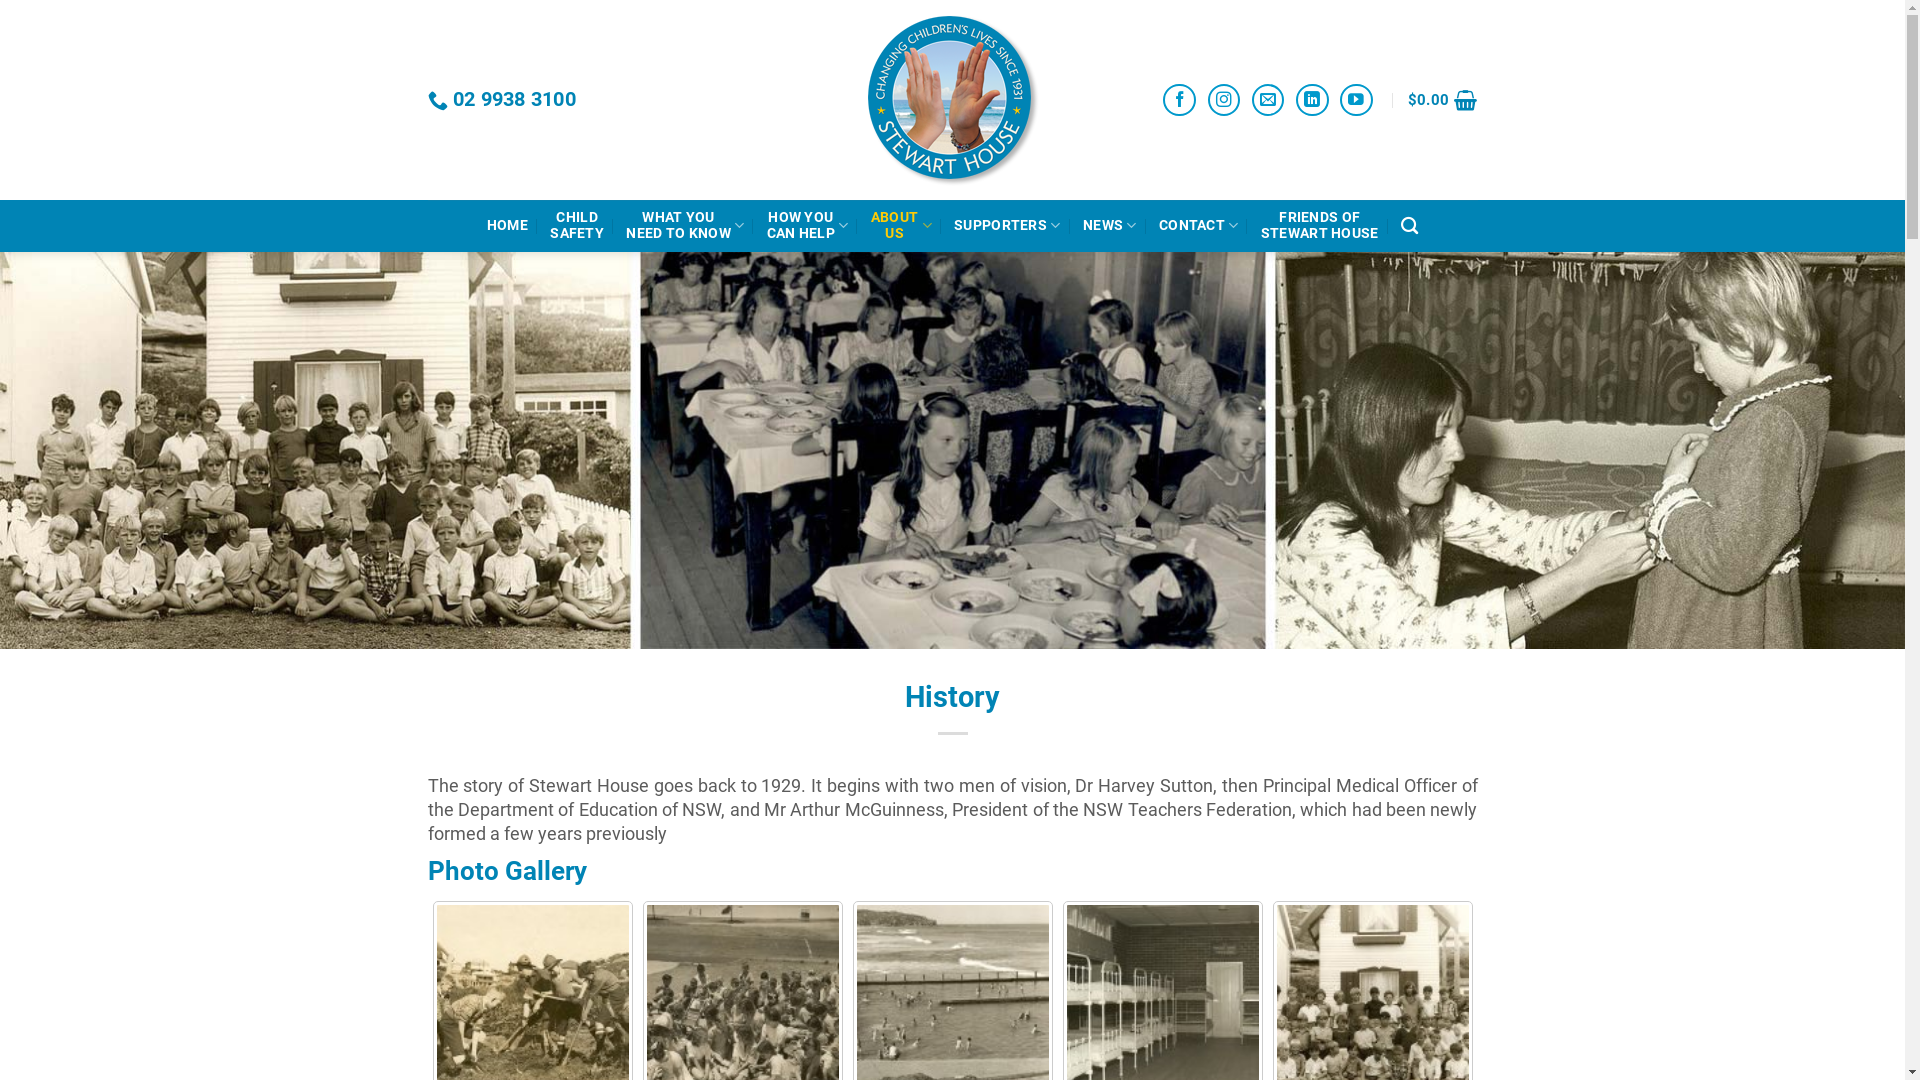 This screenshot has width=1920, height=1080. What do you see at coordinates (502, 100) in the screenshot?
I see `'02 9938 3100'` at bounding box center [502, 100].